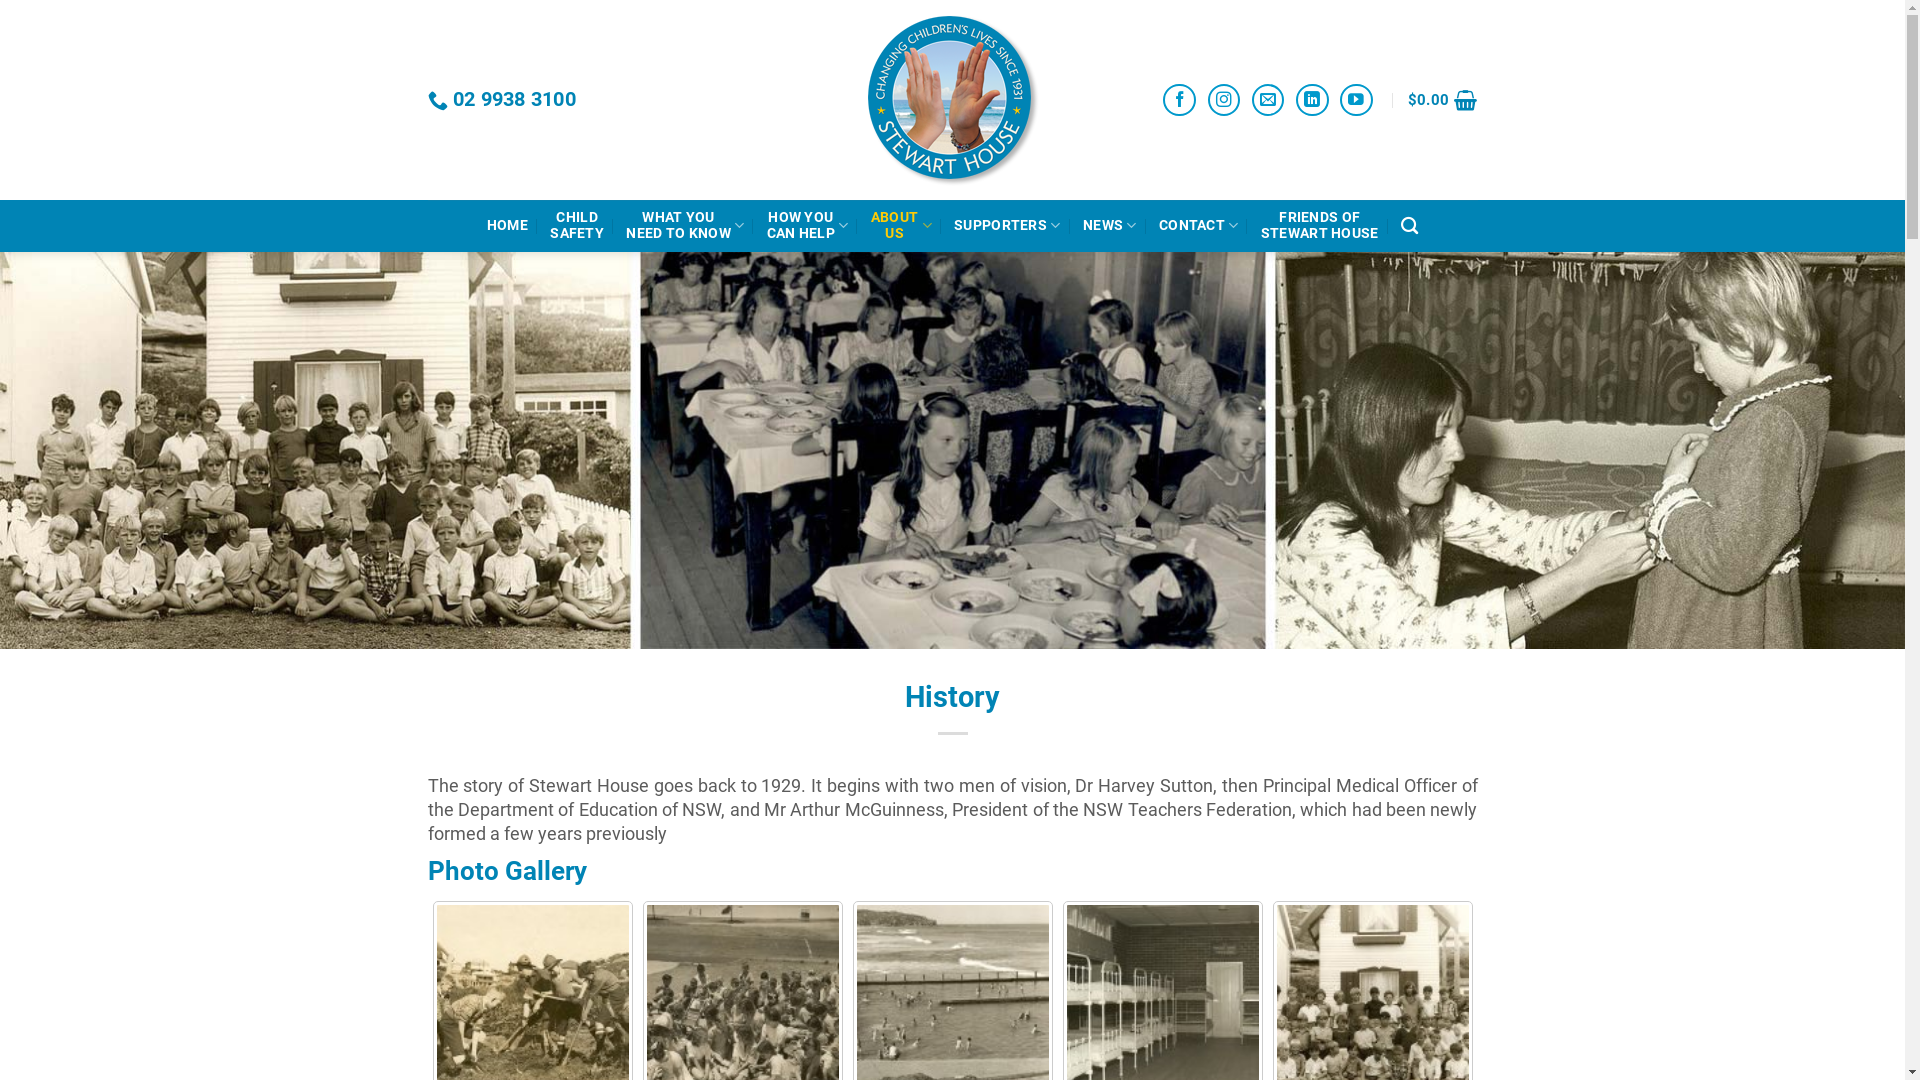 This screenshot has width=1920, height=1080. What do you see at coordinates (502, 100) in the screenshot?
I see `'02 9938 3100'` at bounding box center [502, 100].